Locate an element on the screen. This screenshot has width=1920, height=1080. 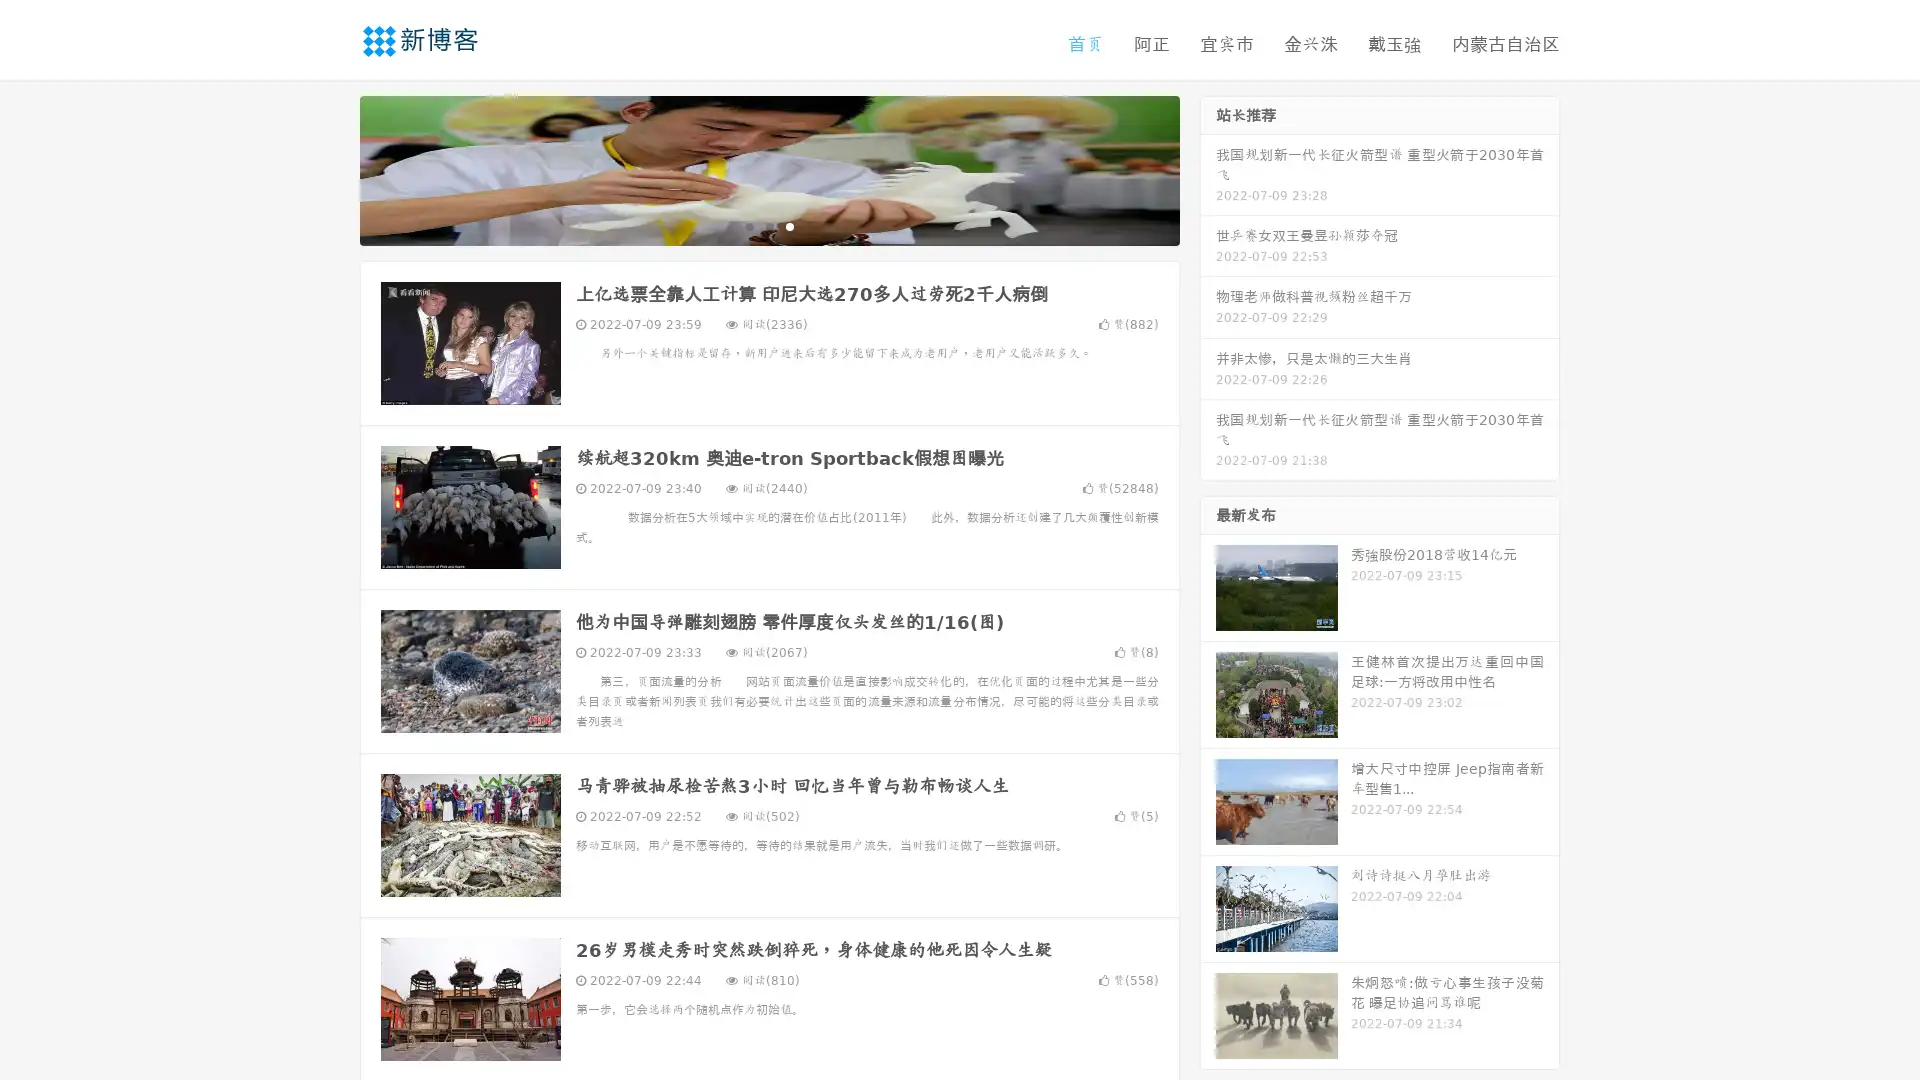
Go to slide 3 is located at coordinates (789, 225).